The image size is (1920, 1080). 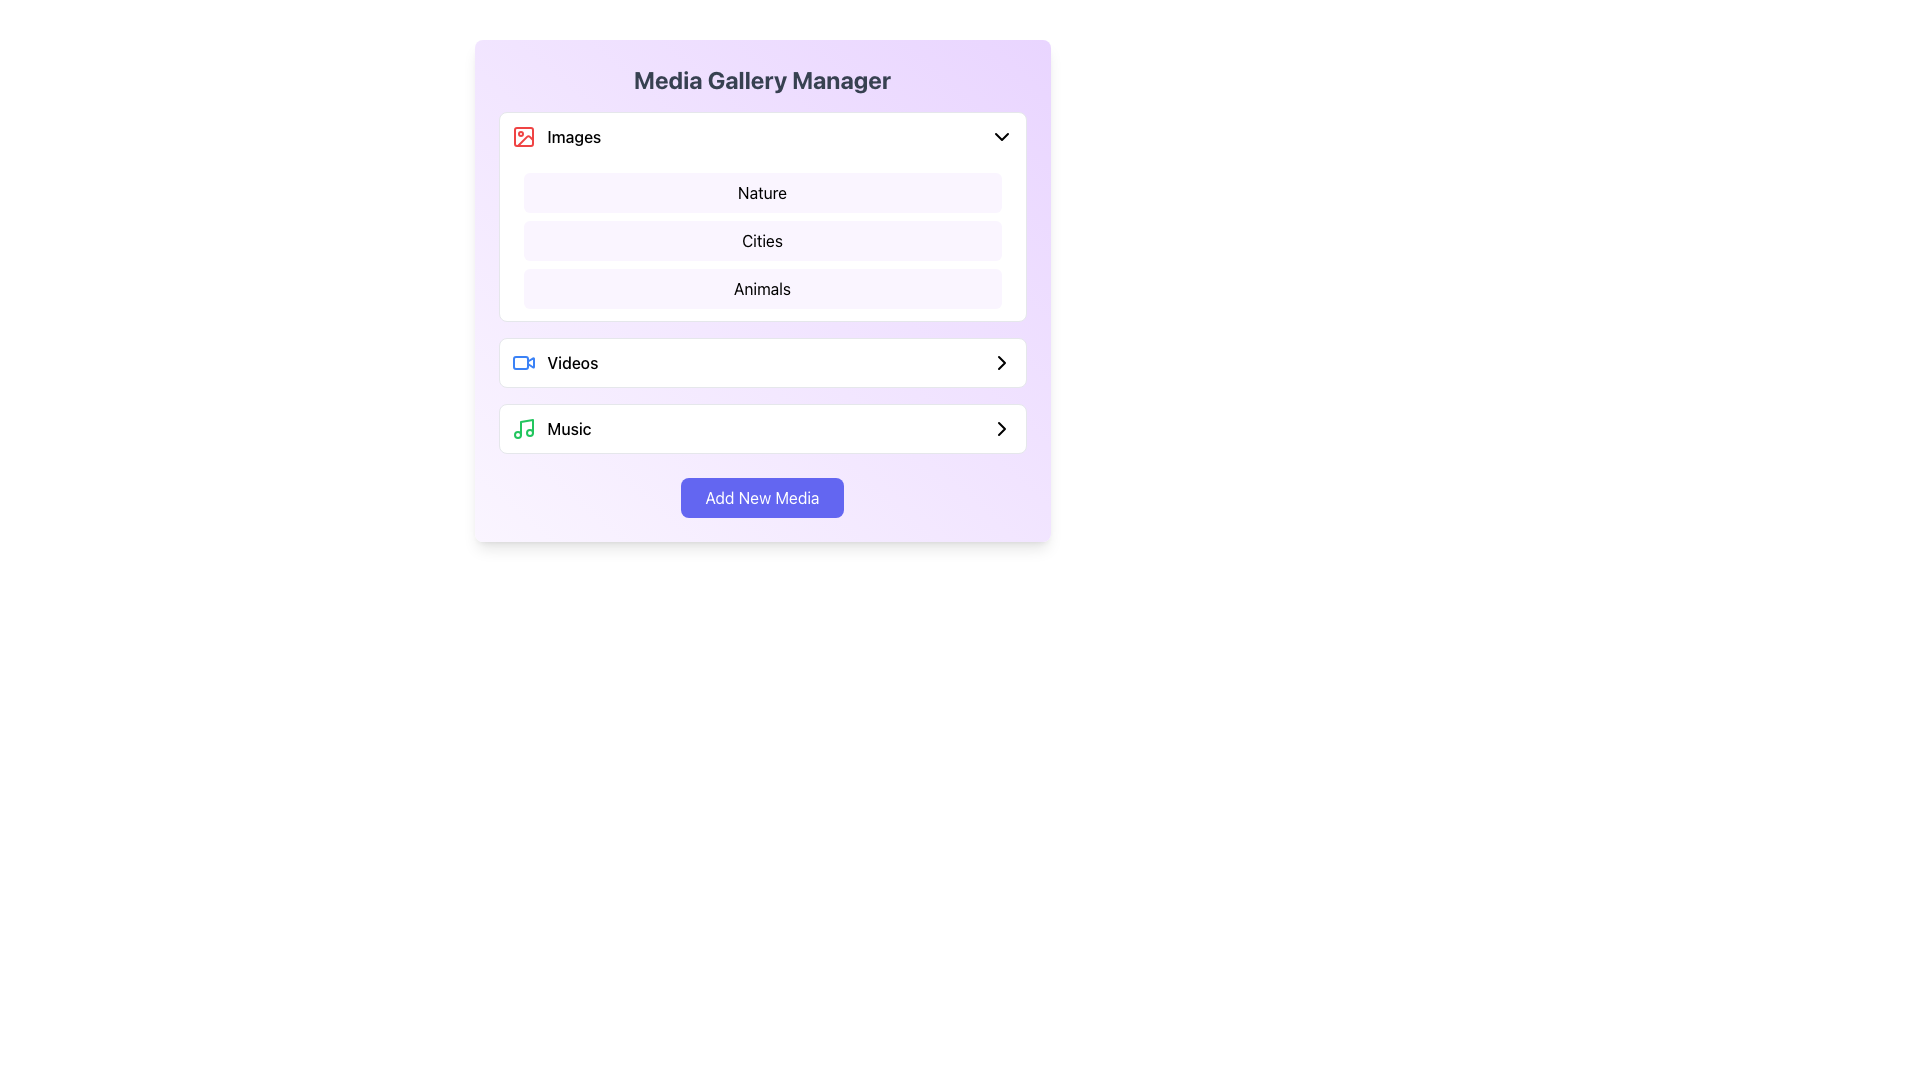 I want to click on the 'Music' navigation button located below the 'Videos' section, so click(x=761, y=427).